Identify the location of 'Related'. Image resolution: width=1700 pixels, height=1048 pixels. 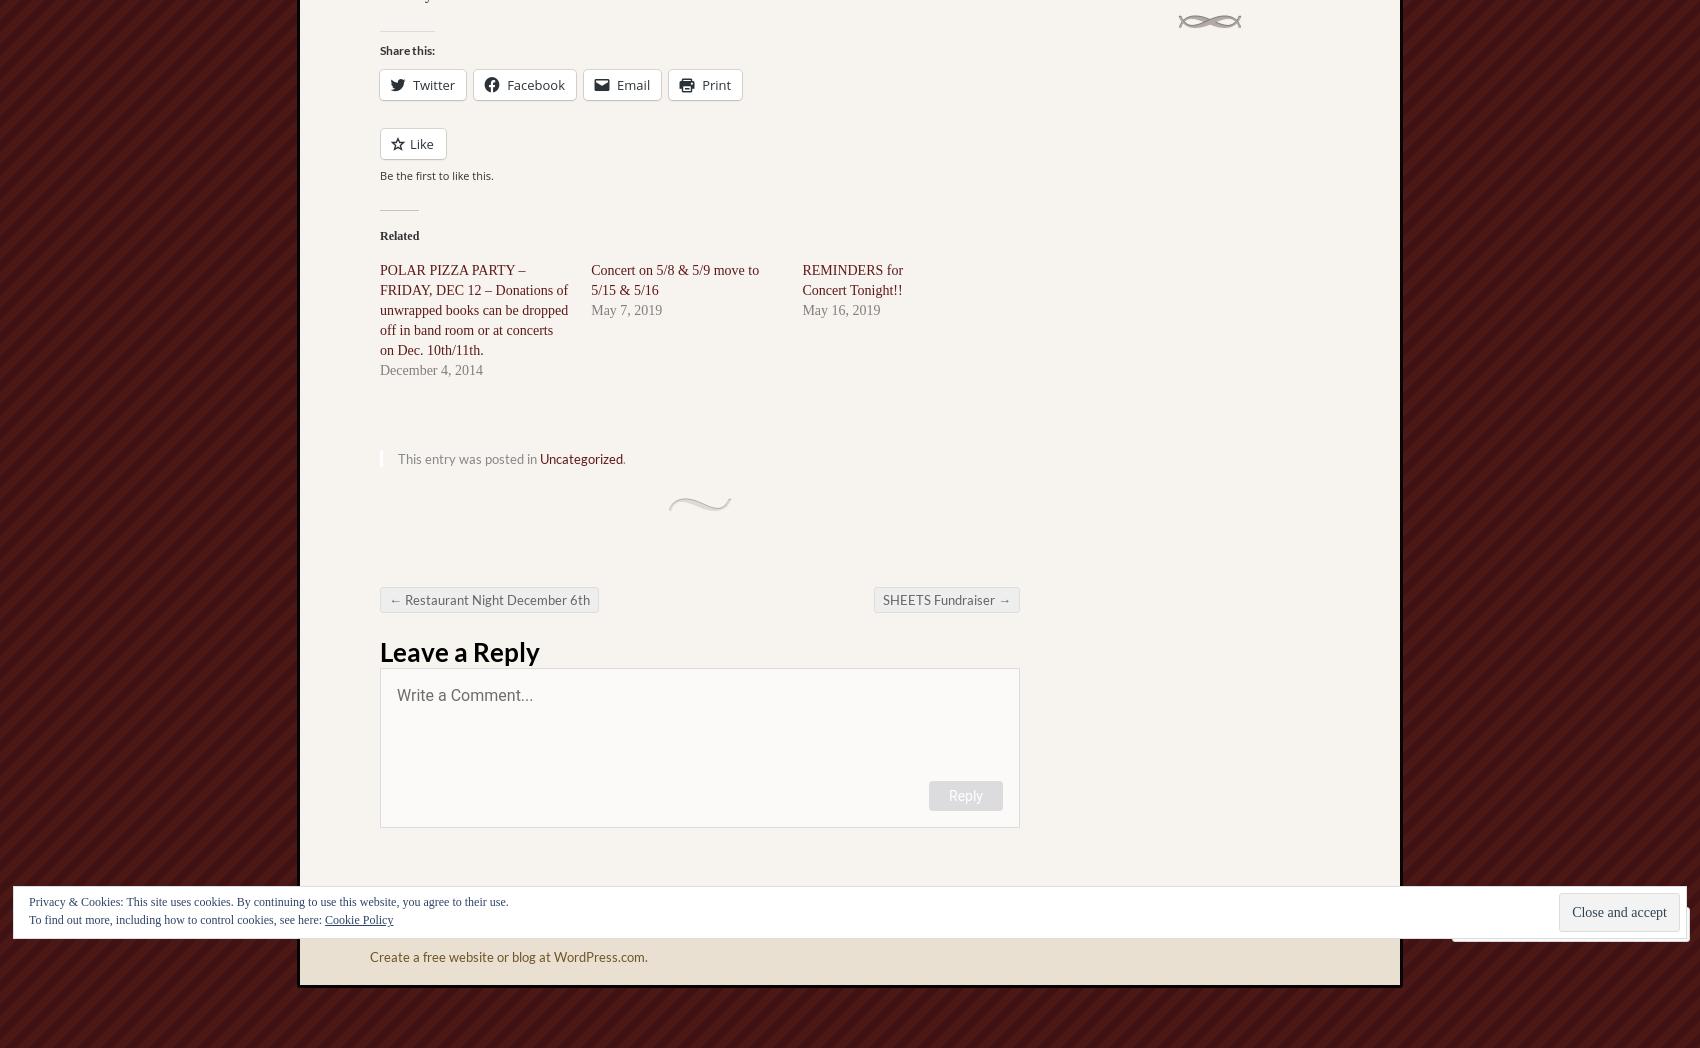
(398, 236).